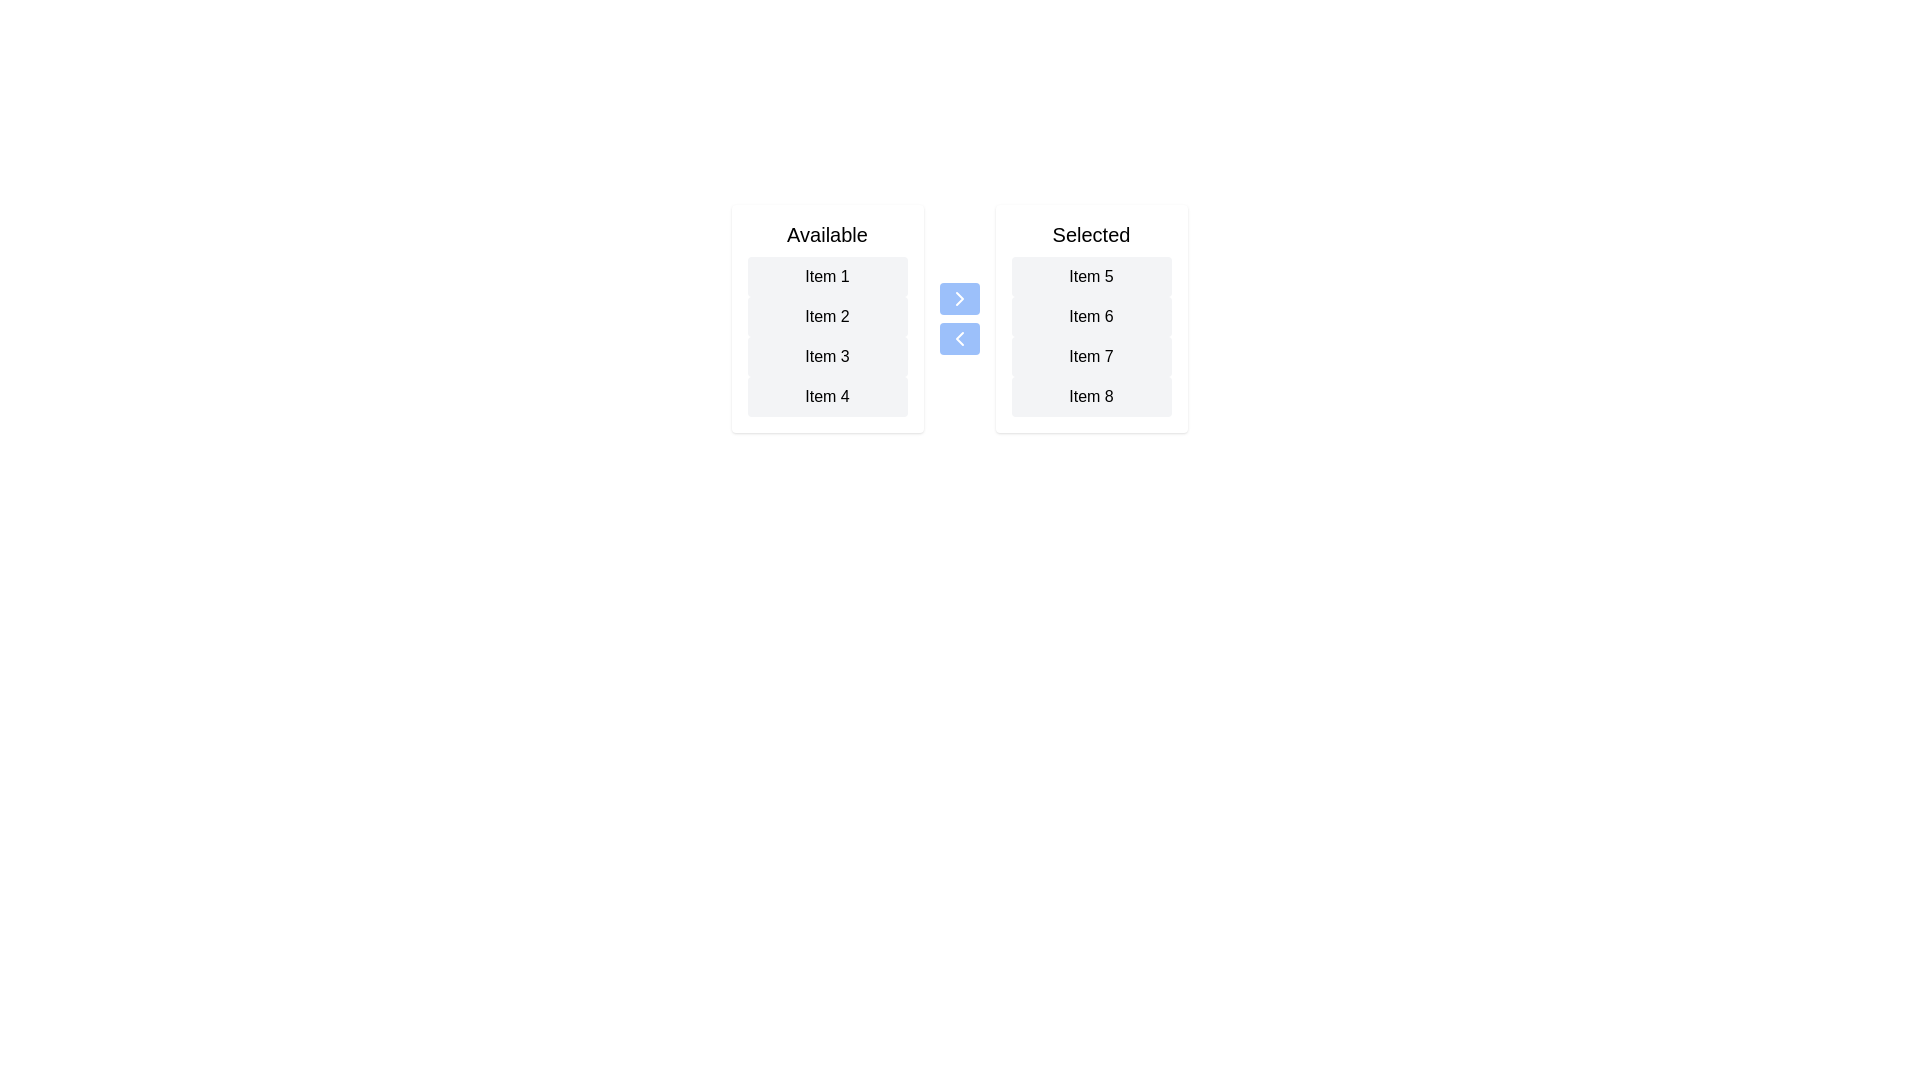  I want to click on text label 'Selected' located at the top center of the right-hand column, above a list of selectable items, so click(1090, 234).